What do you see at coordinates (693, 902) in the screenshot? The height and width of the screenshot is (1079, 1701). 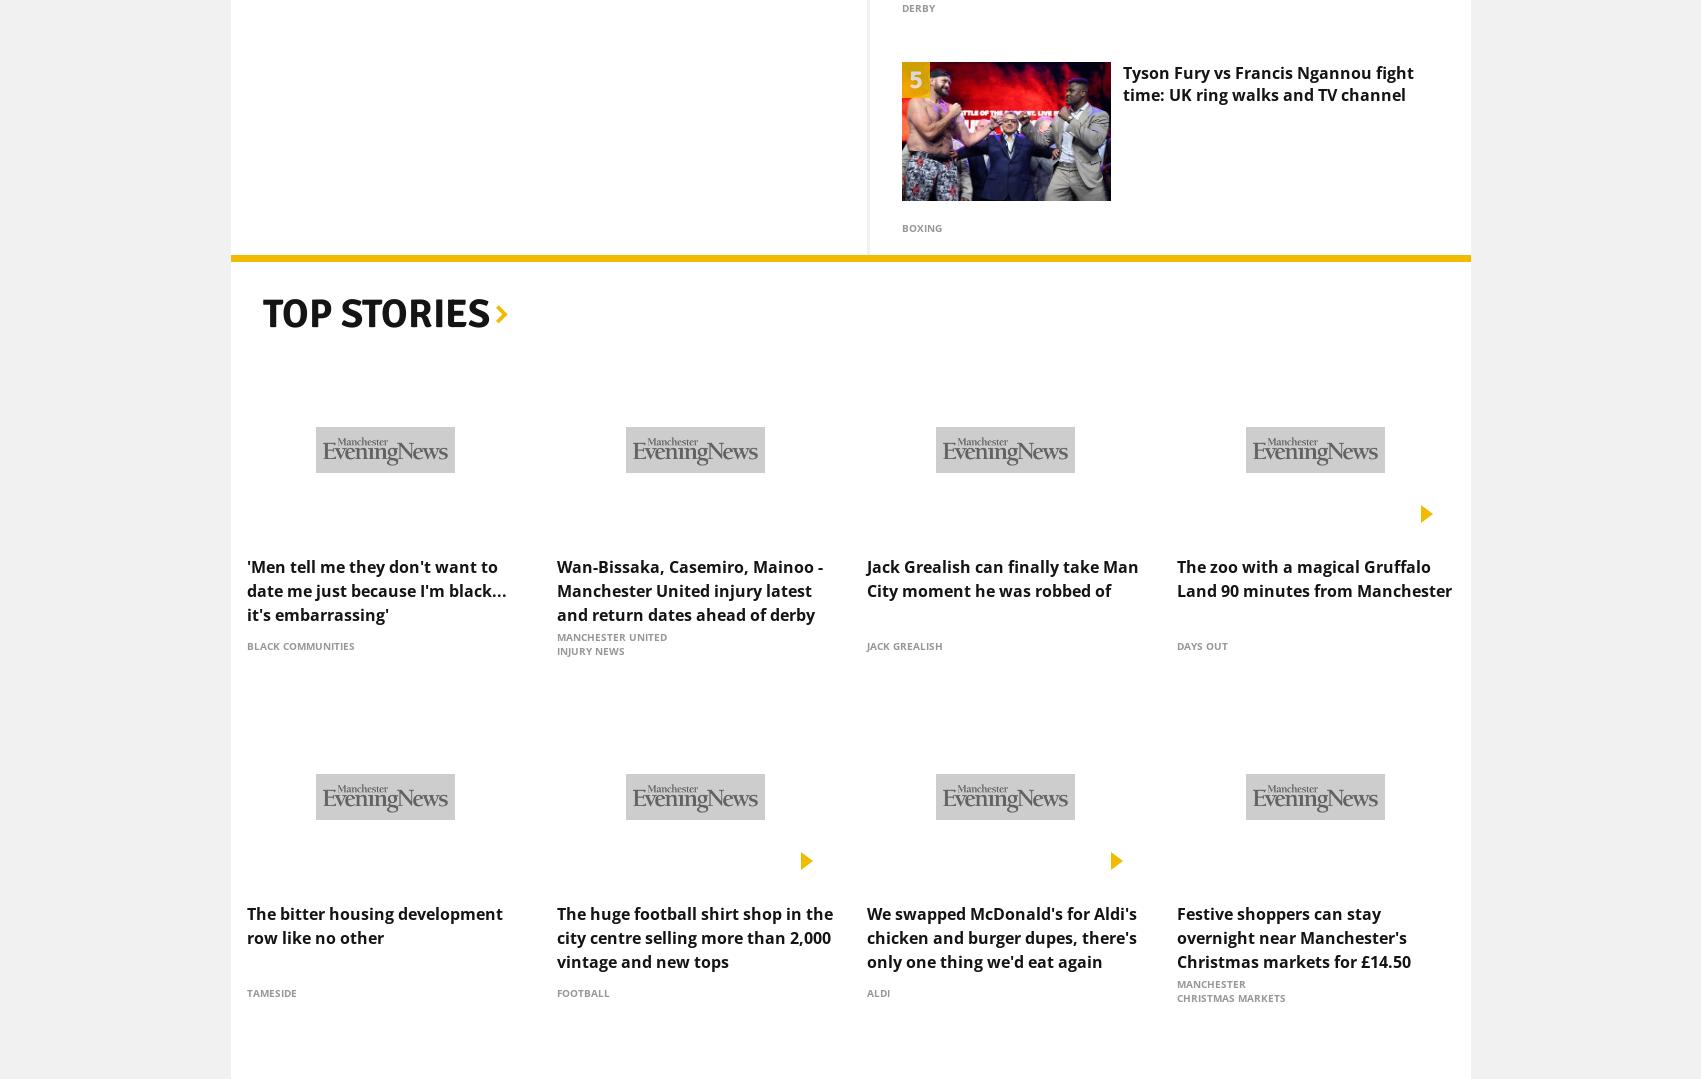 I see `'The huge football shirt shop in the city centre selling more than 2,000 vintage and new tops'` at bounding box center [693, 902].